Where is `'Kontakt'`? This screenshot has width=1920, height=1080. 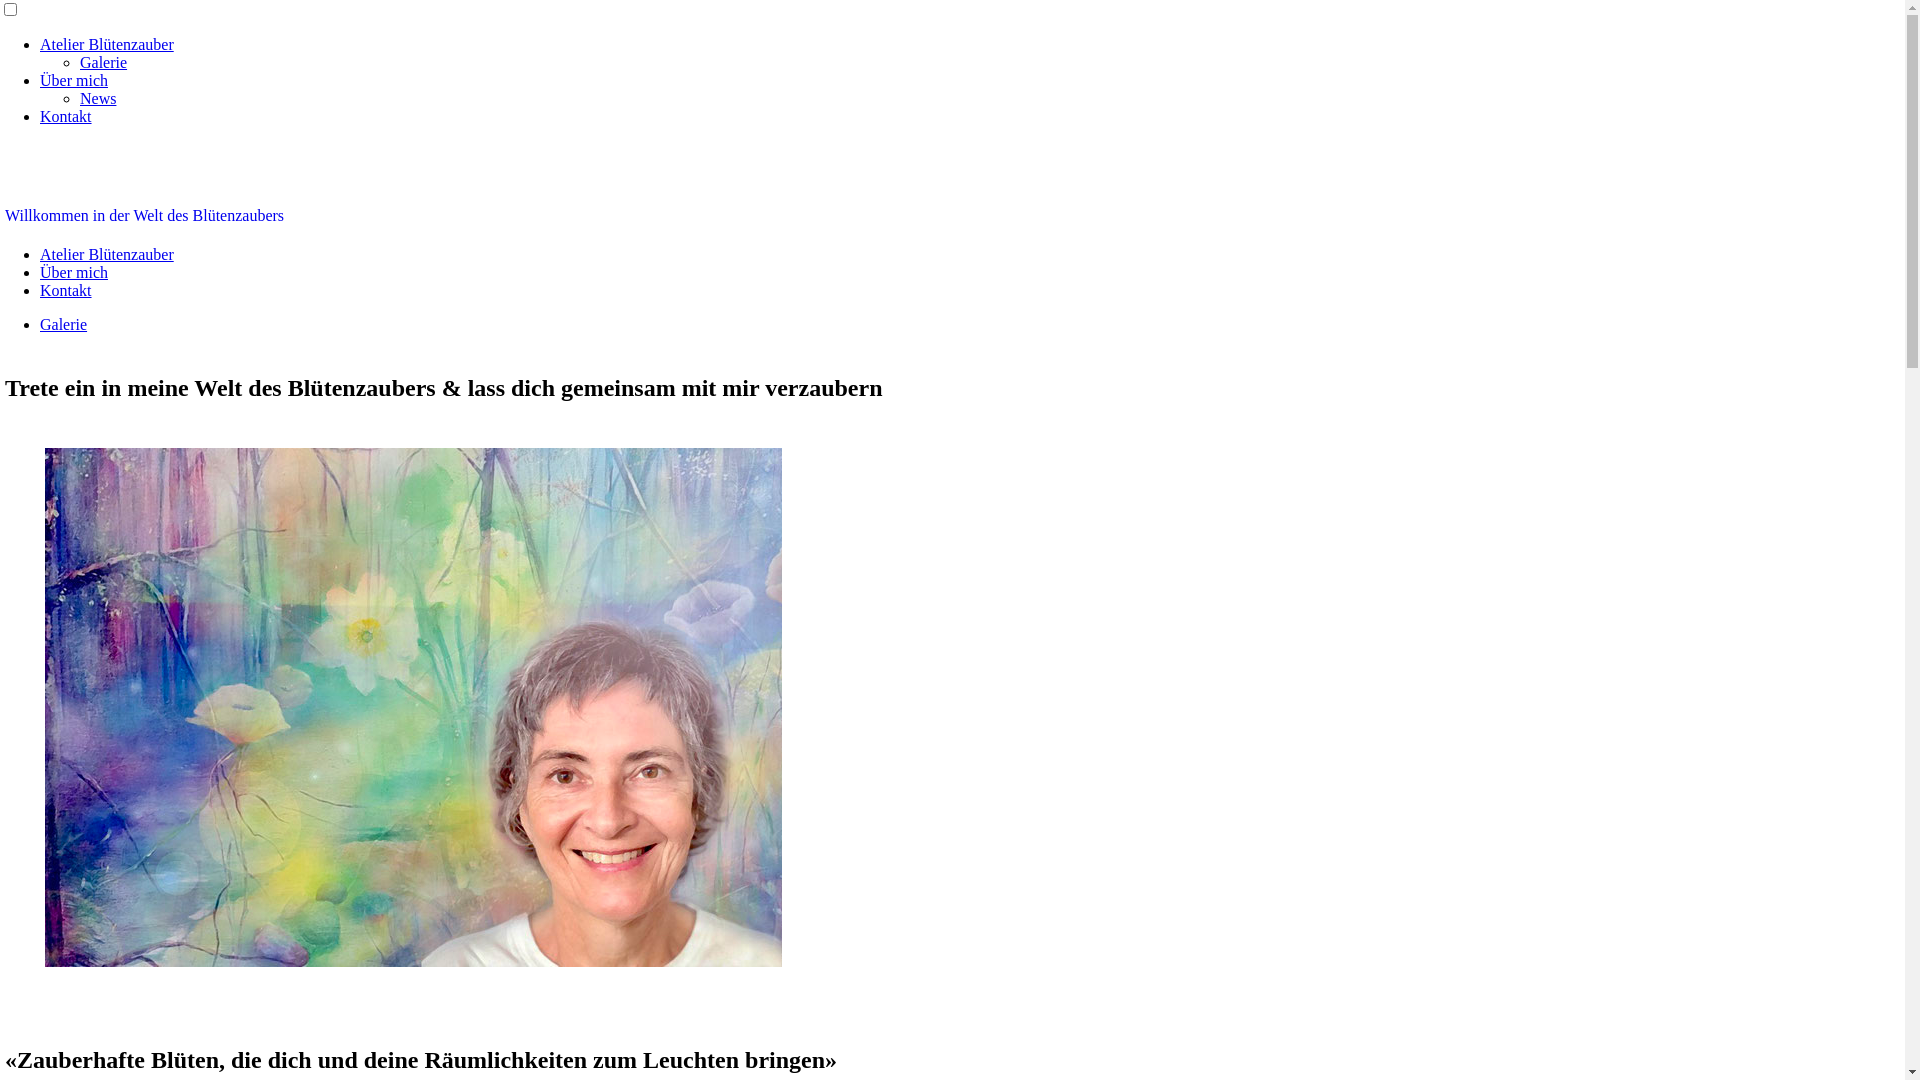 'Kontakt' is located at coordinates (39, 116).